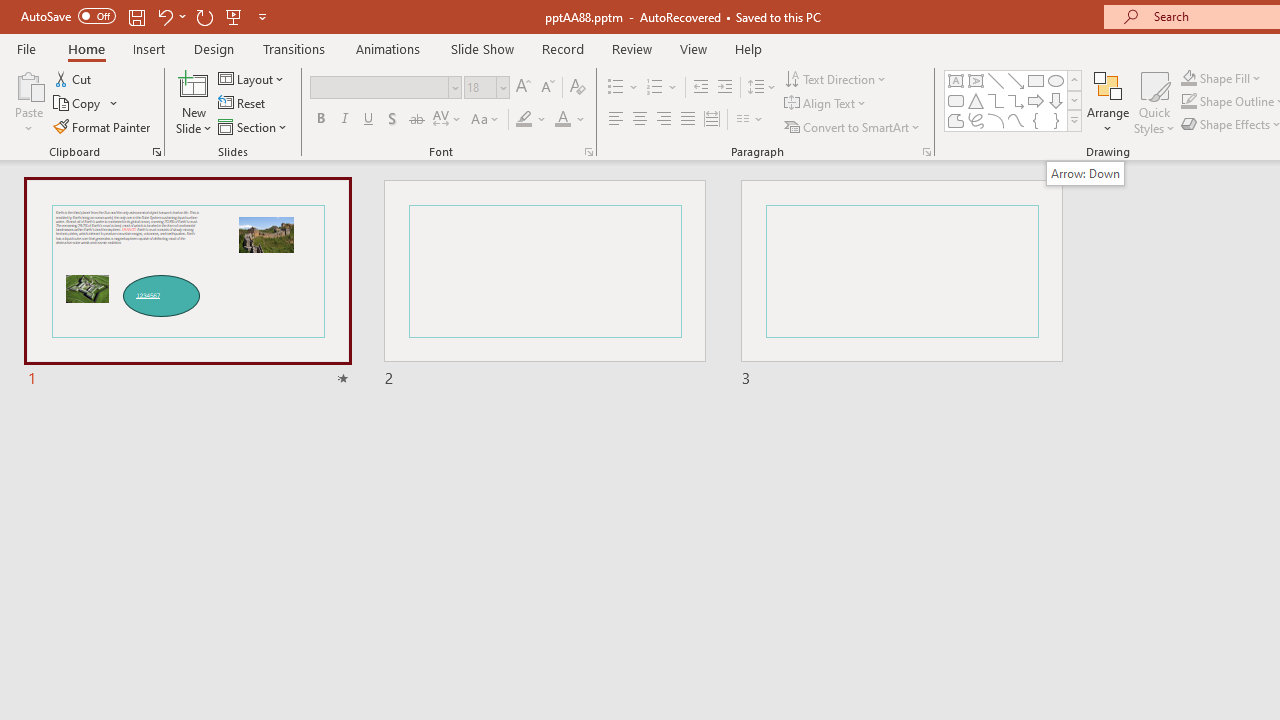 This screenshot has height=720, width=1280. I want to click on 'Line Arrow', so click(1016, 80).